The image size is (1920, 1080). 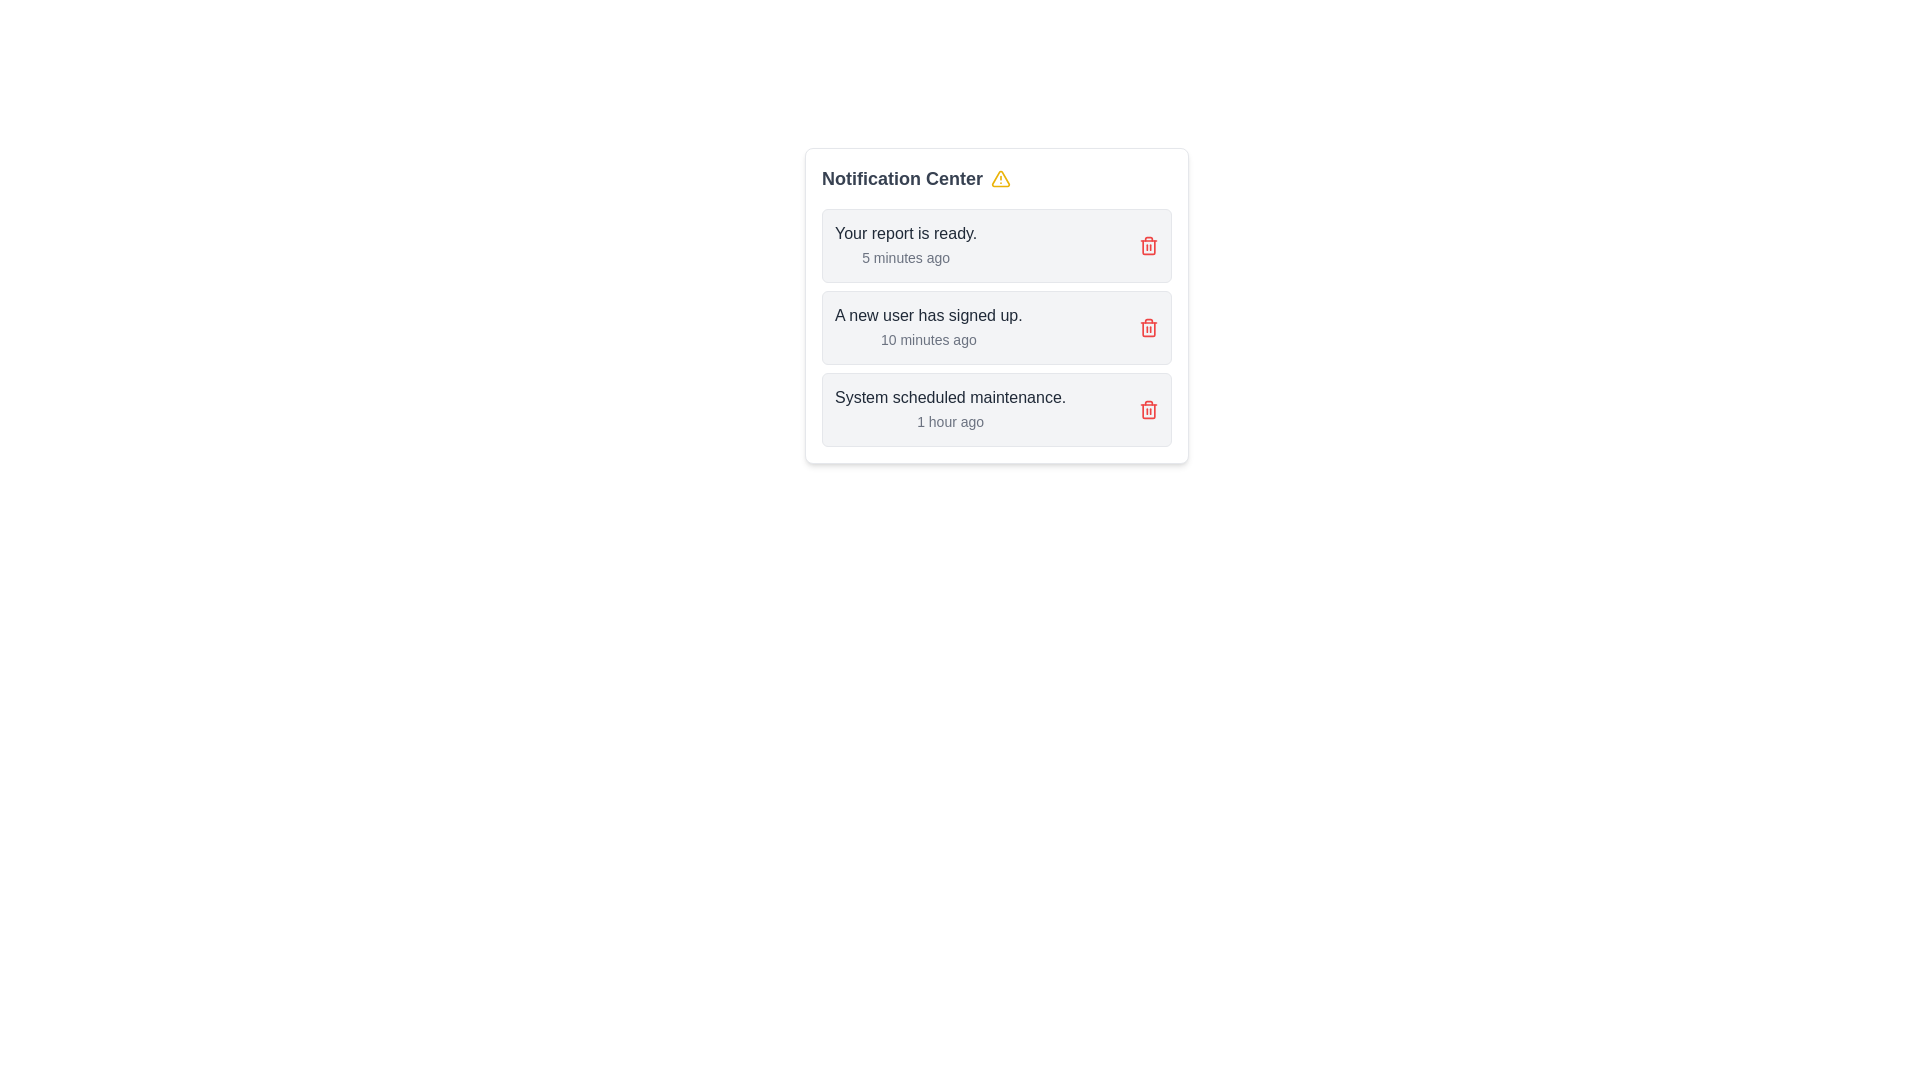 What do you see at coordinates (1148, 326) in the screenshot?
I see `the delete button located on the right side of the notification message 'A new user has signed up.'` at bounding box center [1148, 326].